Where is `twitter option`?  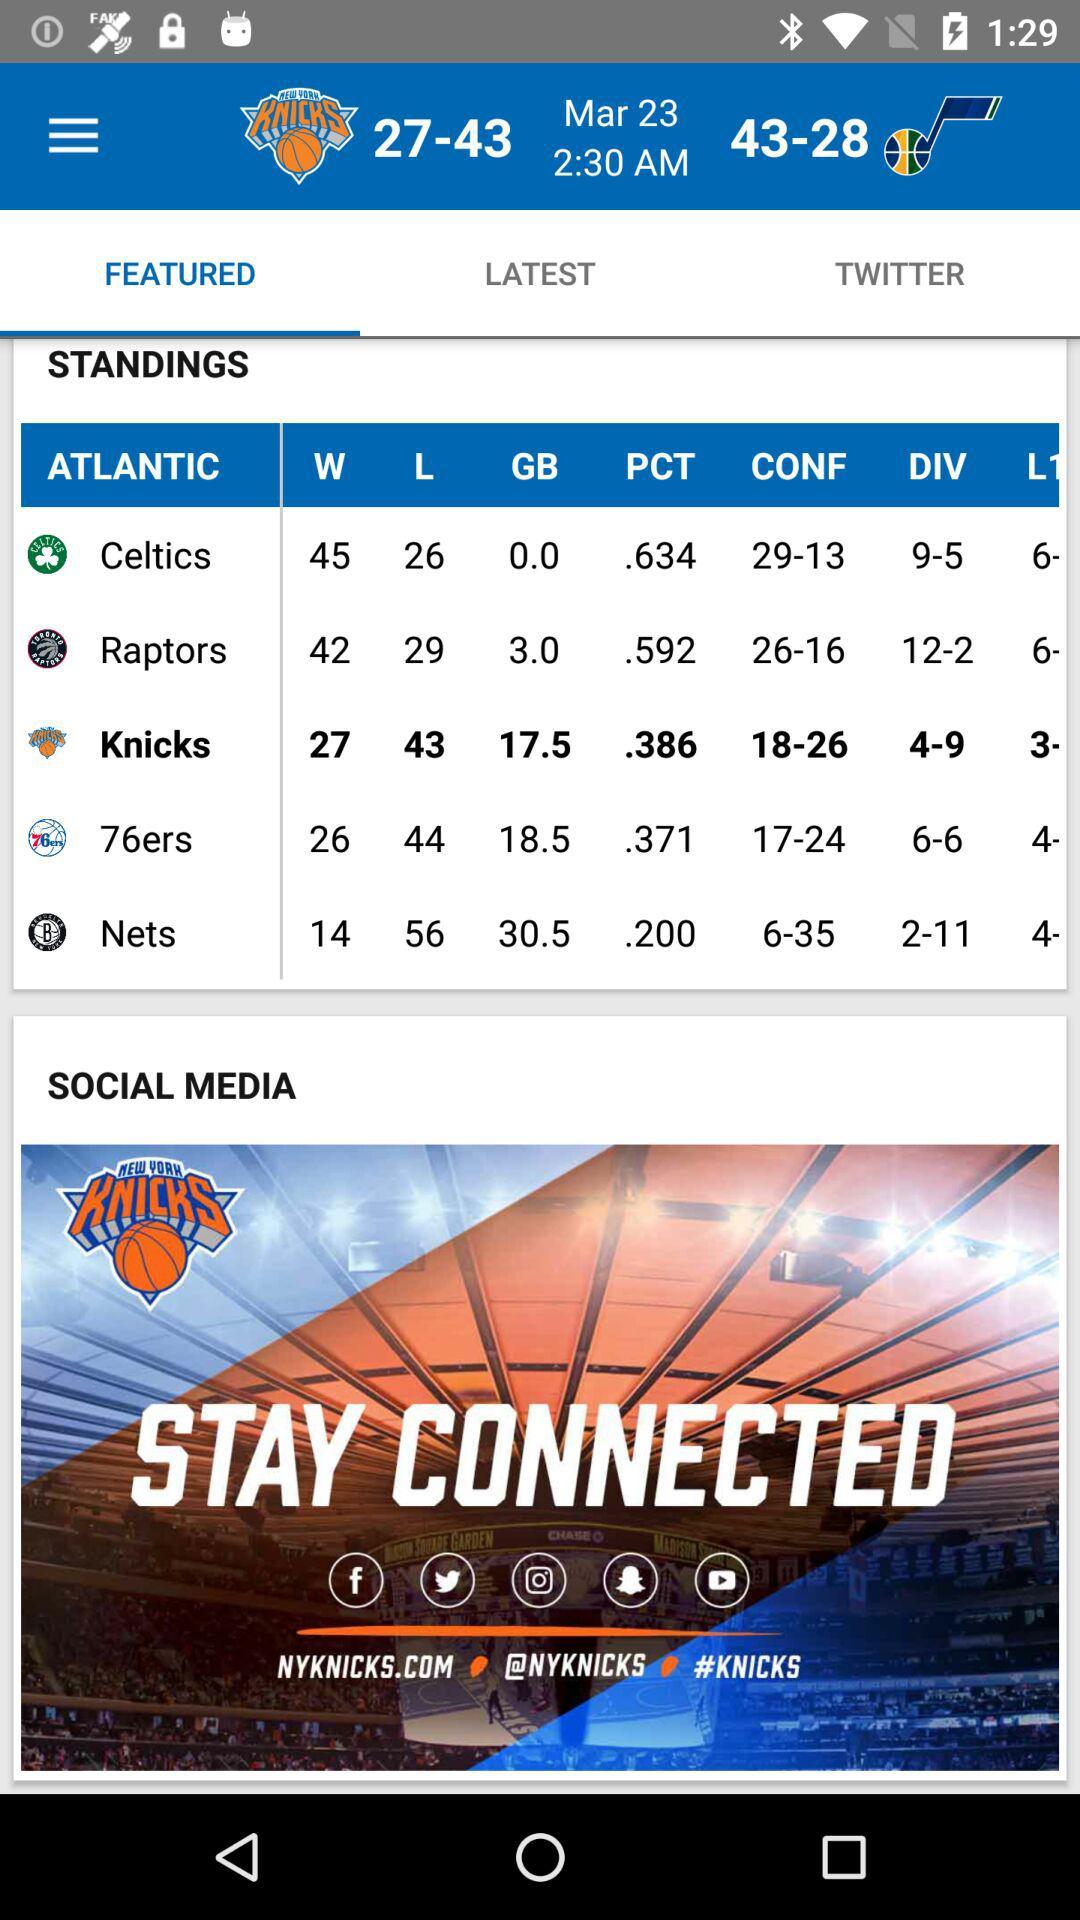 twitter option is located at coordinates (898, 272).